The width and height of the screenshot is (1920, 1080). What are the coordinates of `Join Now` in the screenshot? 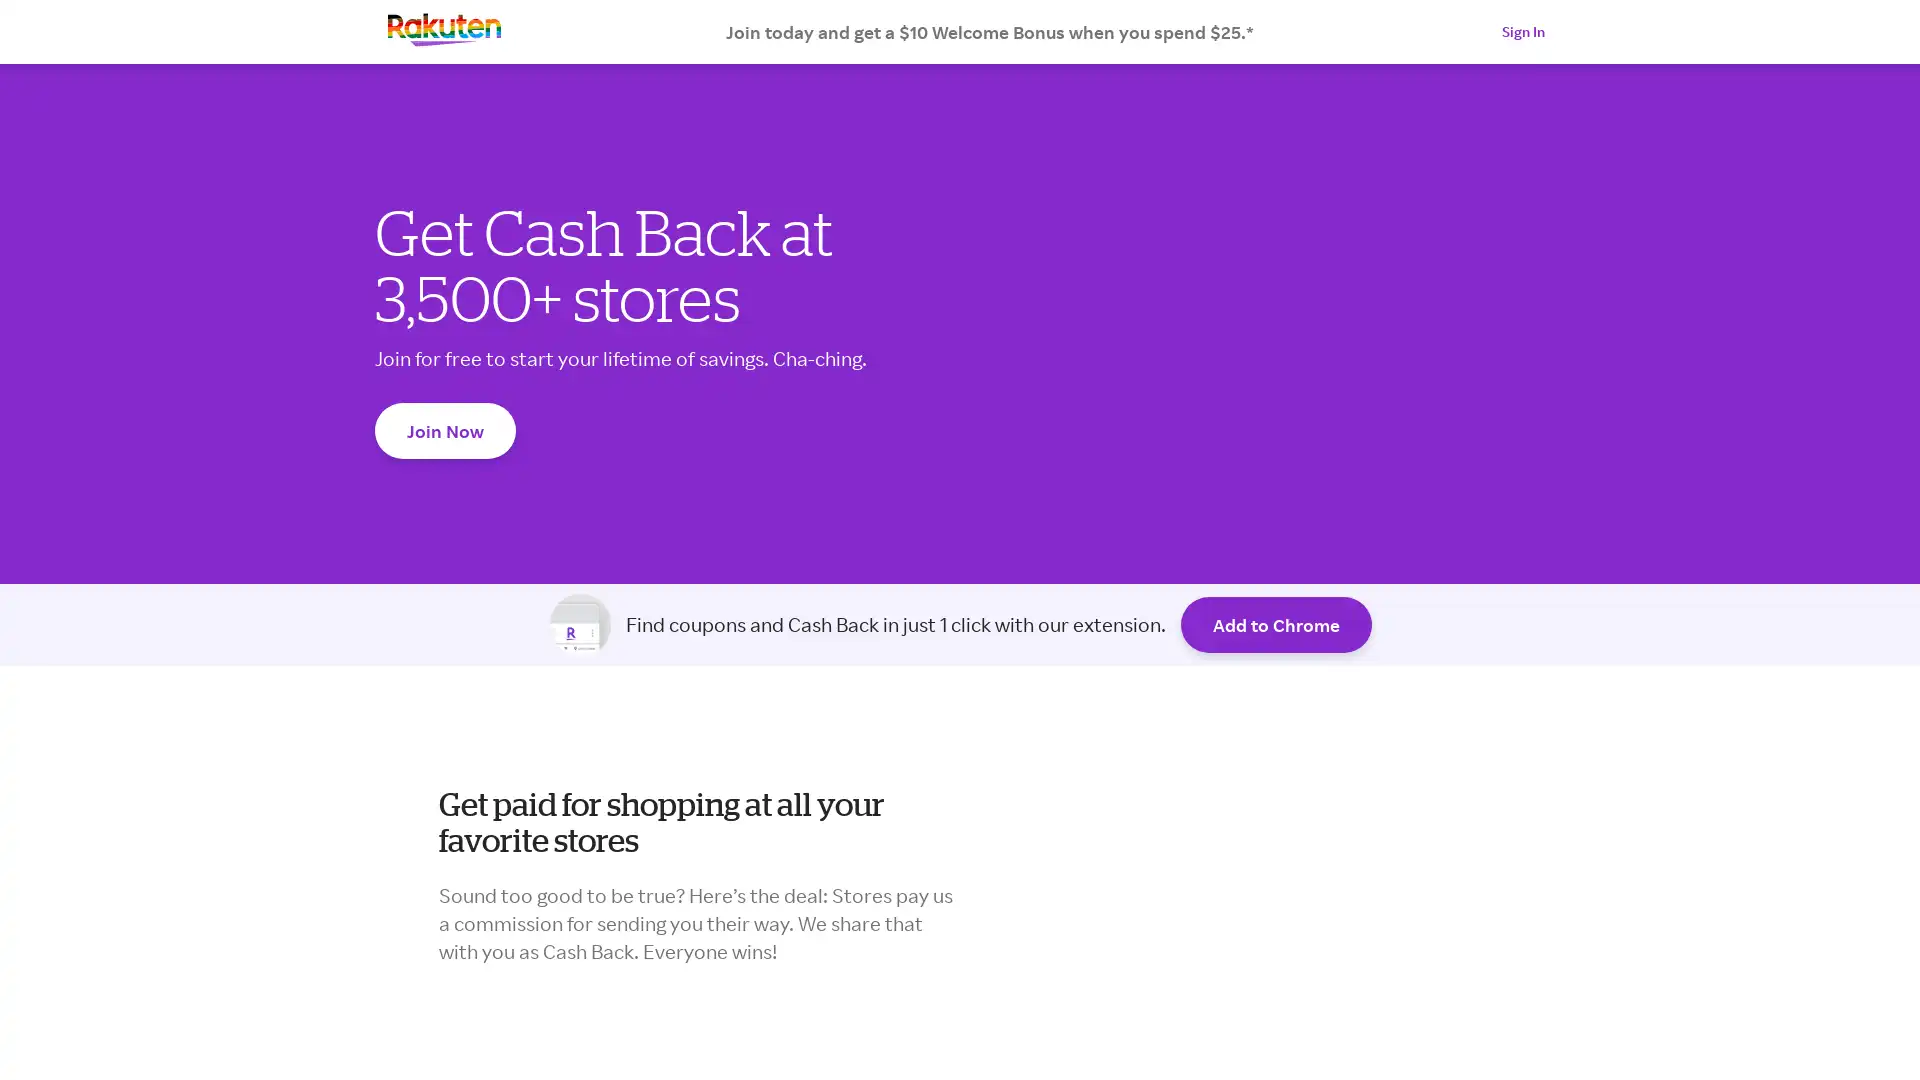 It's located at (444, 430).